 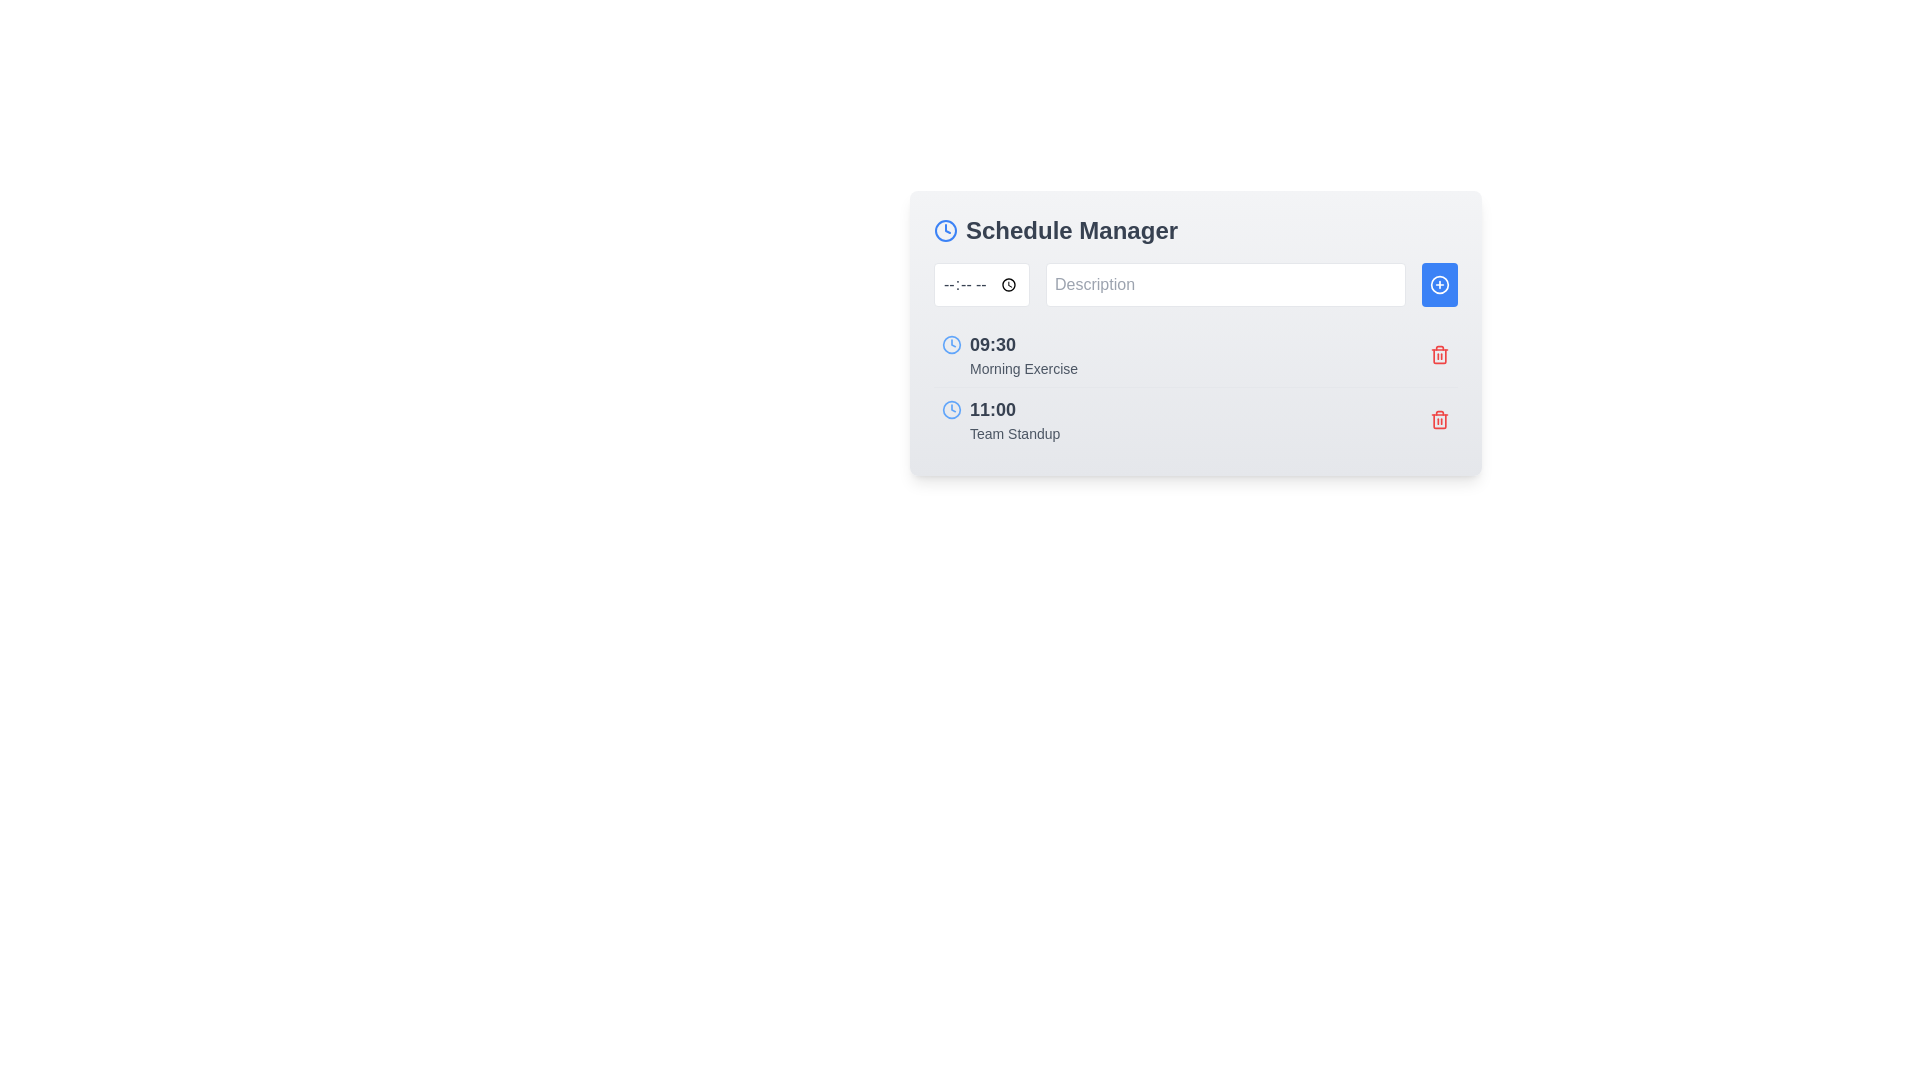 I want to click on the button to add or create a new schedule entry located to the right of the text input field within the 'Schedule Manager' section, so click(x=1440, y=285).